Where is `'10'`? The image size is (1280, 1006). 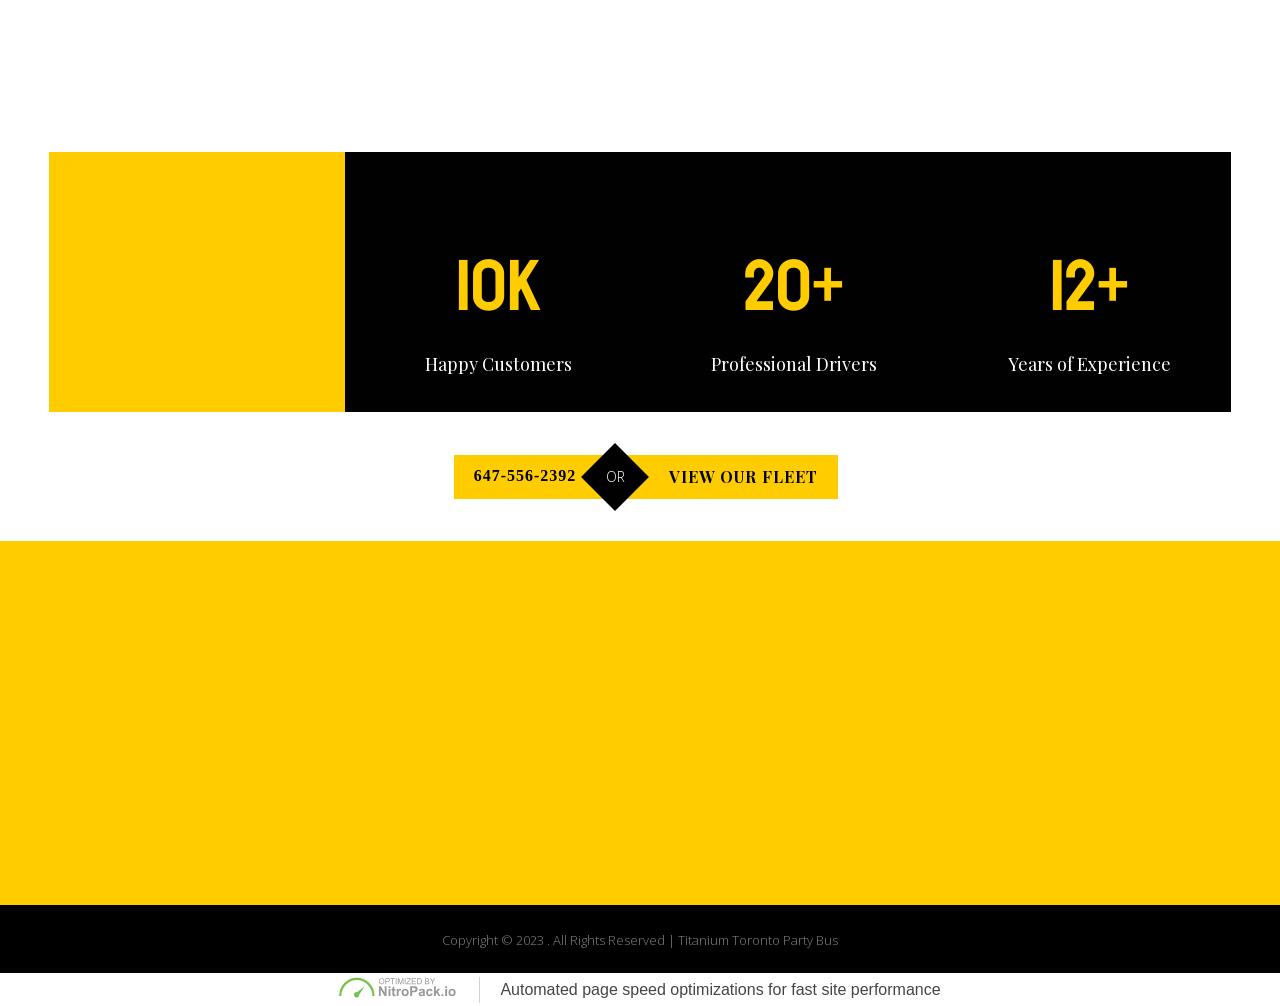 '10' is located at coordinates (480, 285).